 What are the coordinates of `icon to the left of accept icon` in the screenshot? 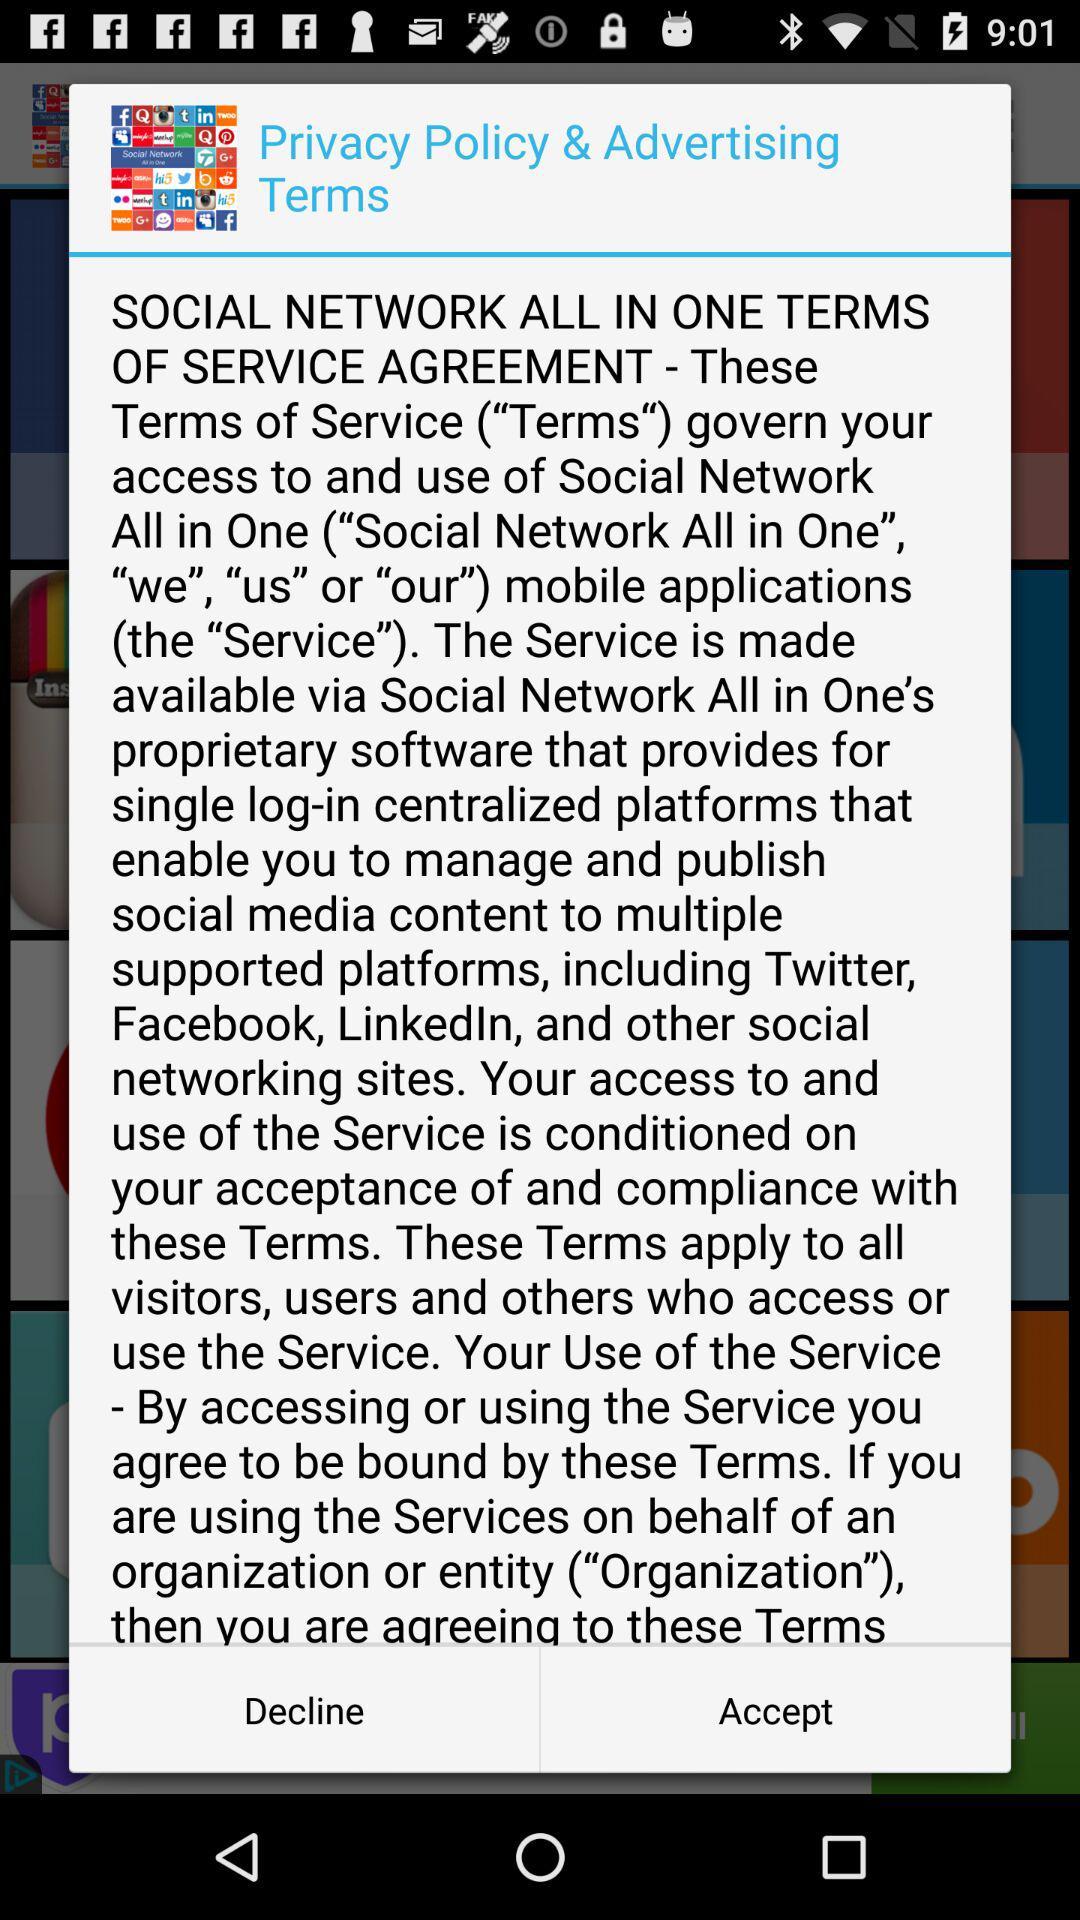 It's located at (304, 1708).